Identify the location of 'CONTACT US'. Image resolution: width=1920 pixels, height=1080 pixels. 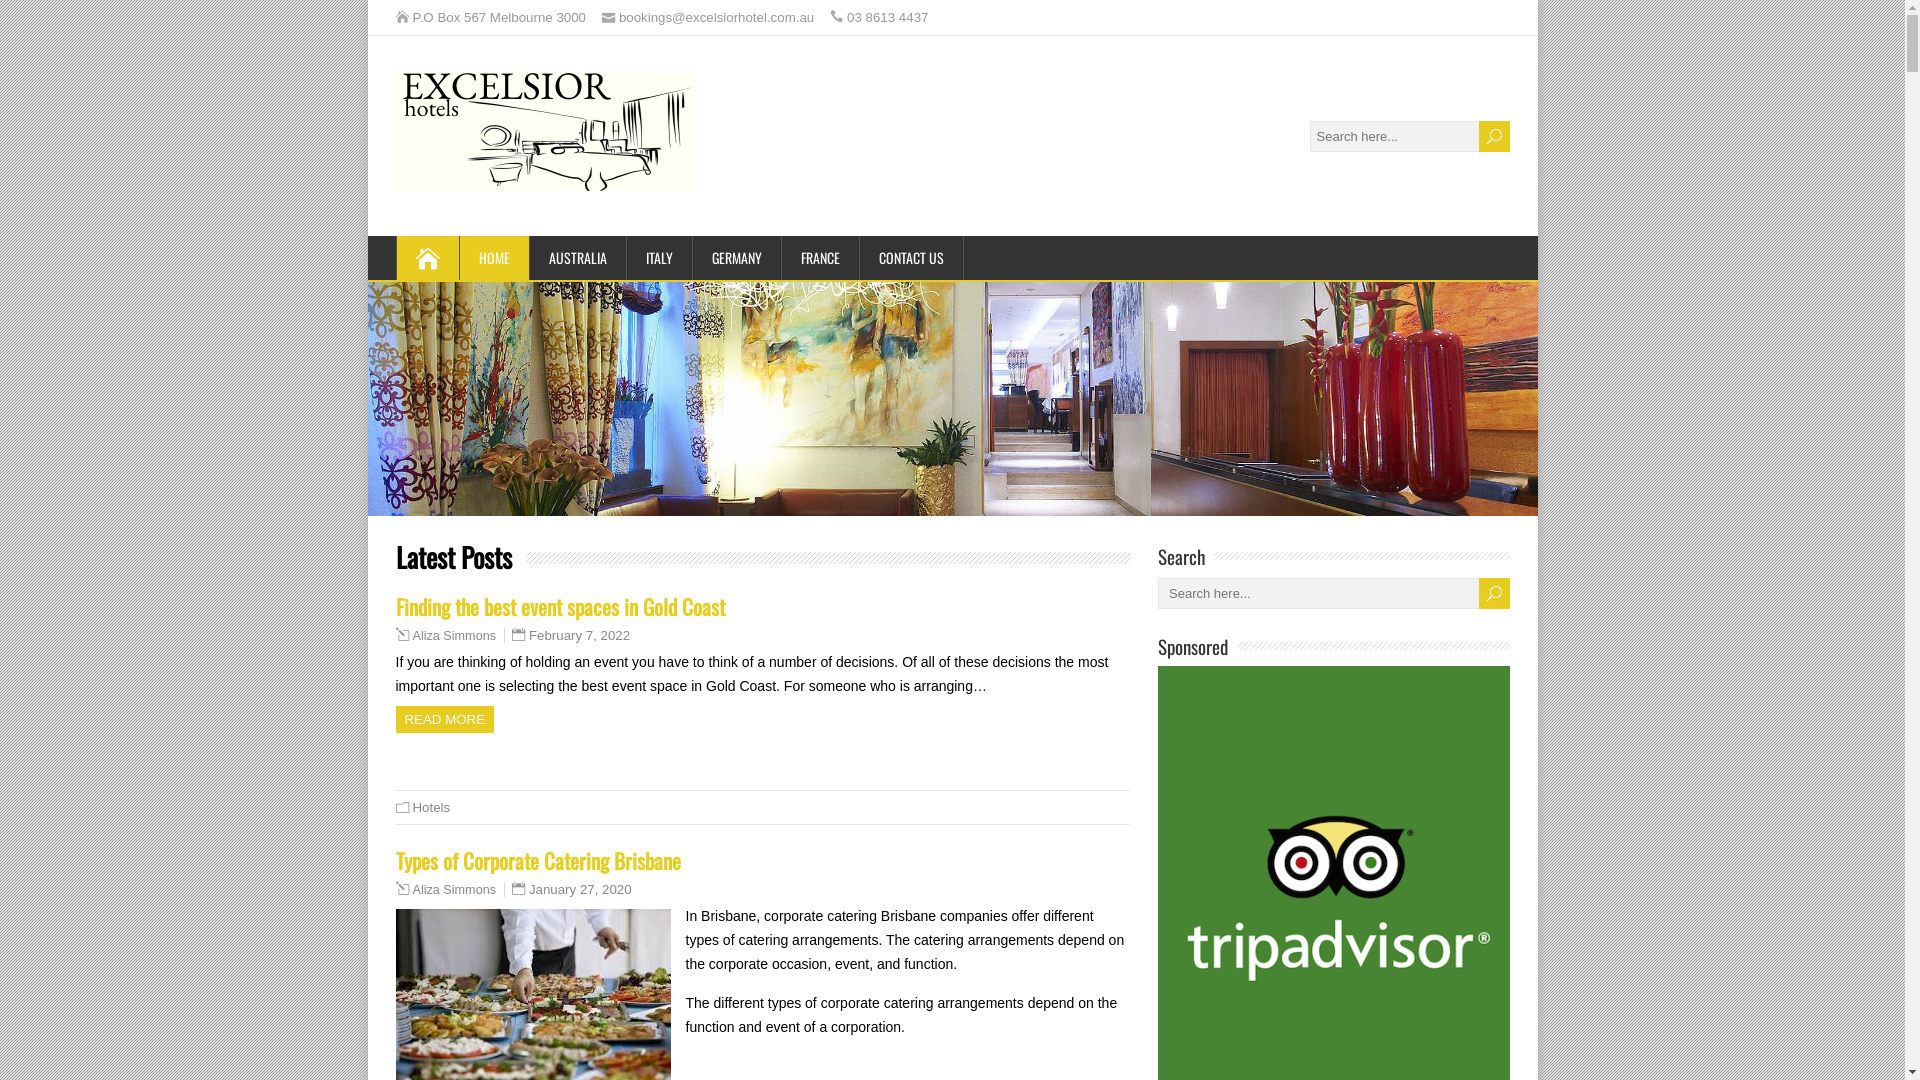
(911, 257).